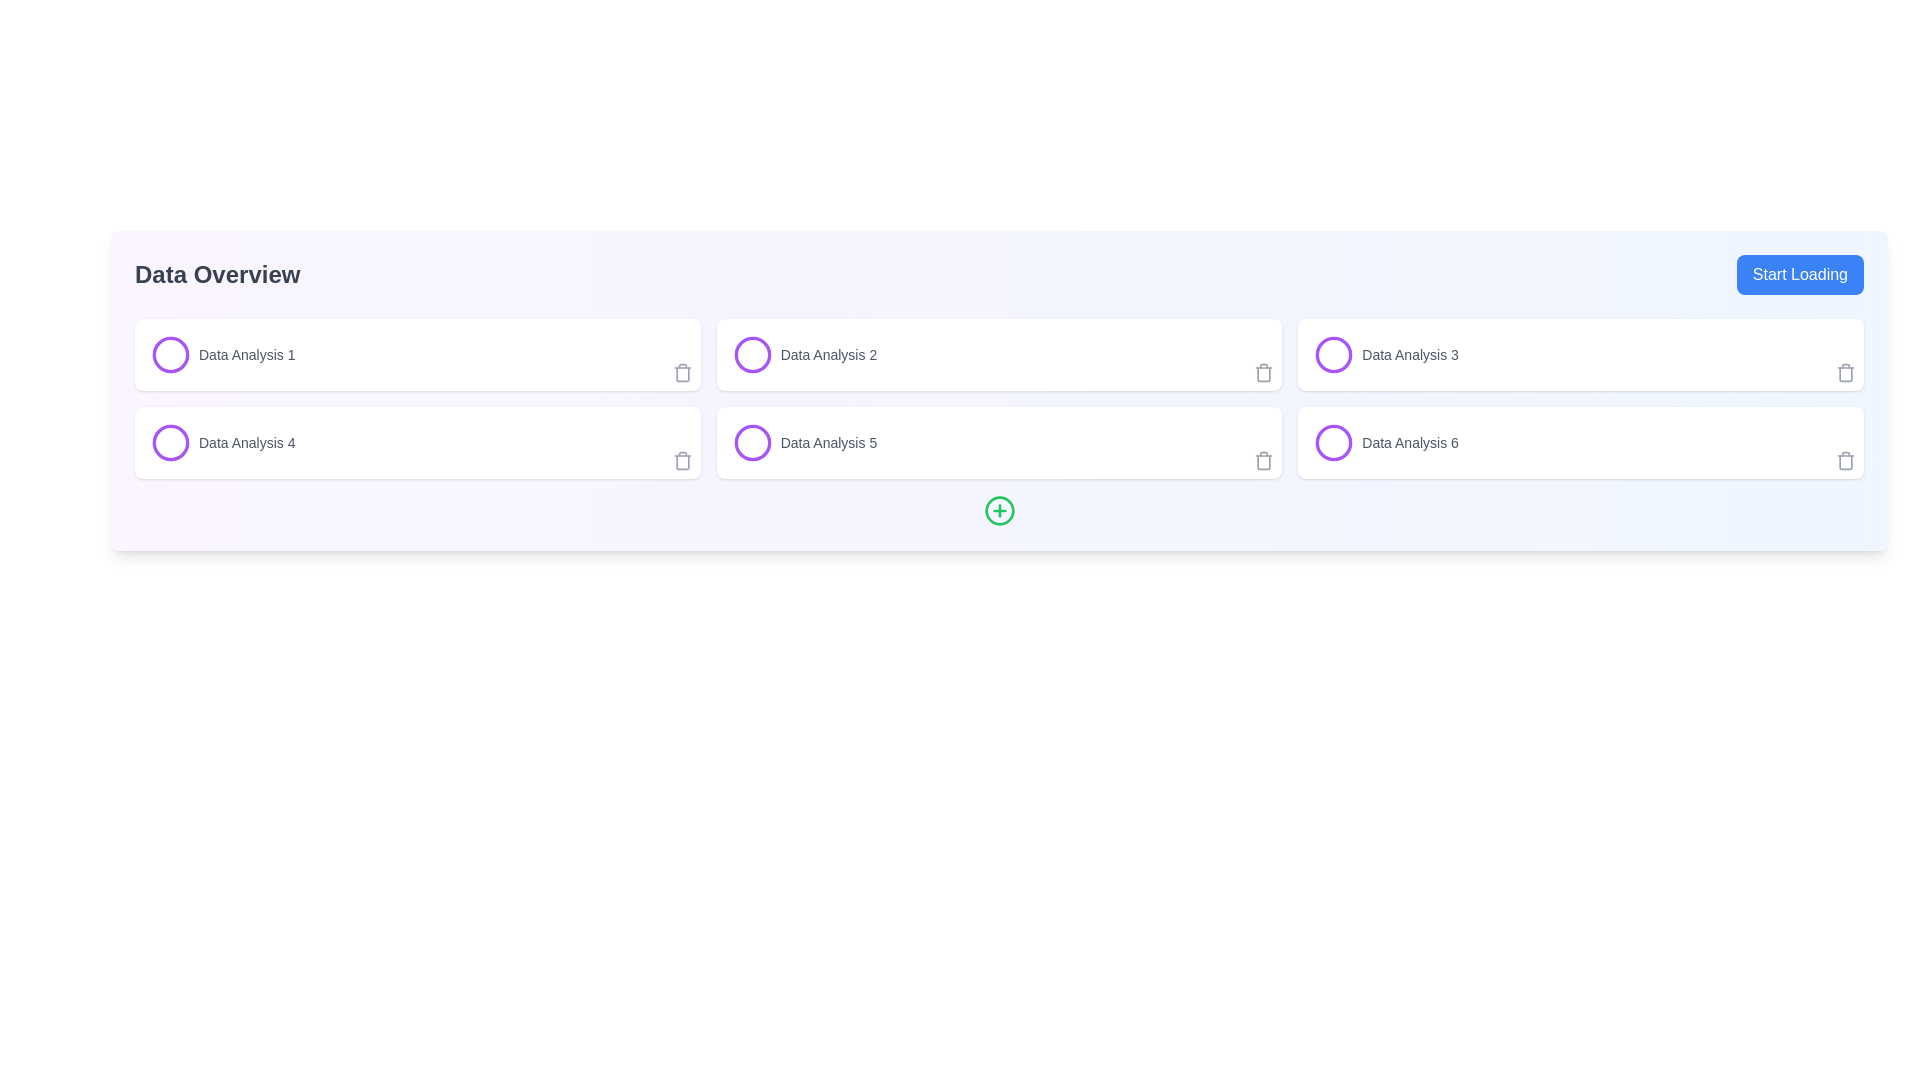 Image resolution: width=1920 pixels, height=1080 pixels. What do you see at coordinates (828, 442) in the screenshot?
I see `the label text for the option titled 'Data Analysis 5', located in the lower row of a 2x3 grid layout within the 'Data Overview' section, specifically the second element in the bottom row` at bounding box center [828, 442].